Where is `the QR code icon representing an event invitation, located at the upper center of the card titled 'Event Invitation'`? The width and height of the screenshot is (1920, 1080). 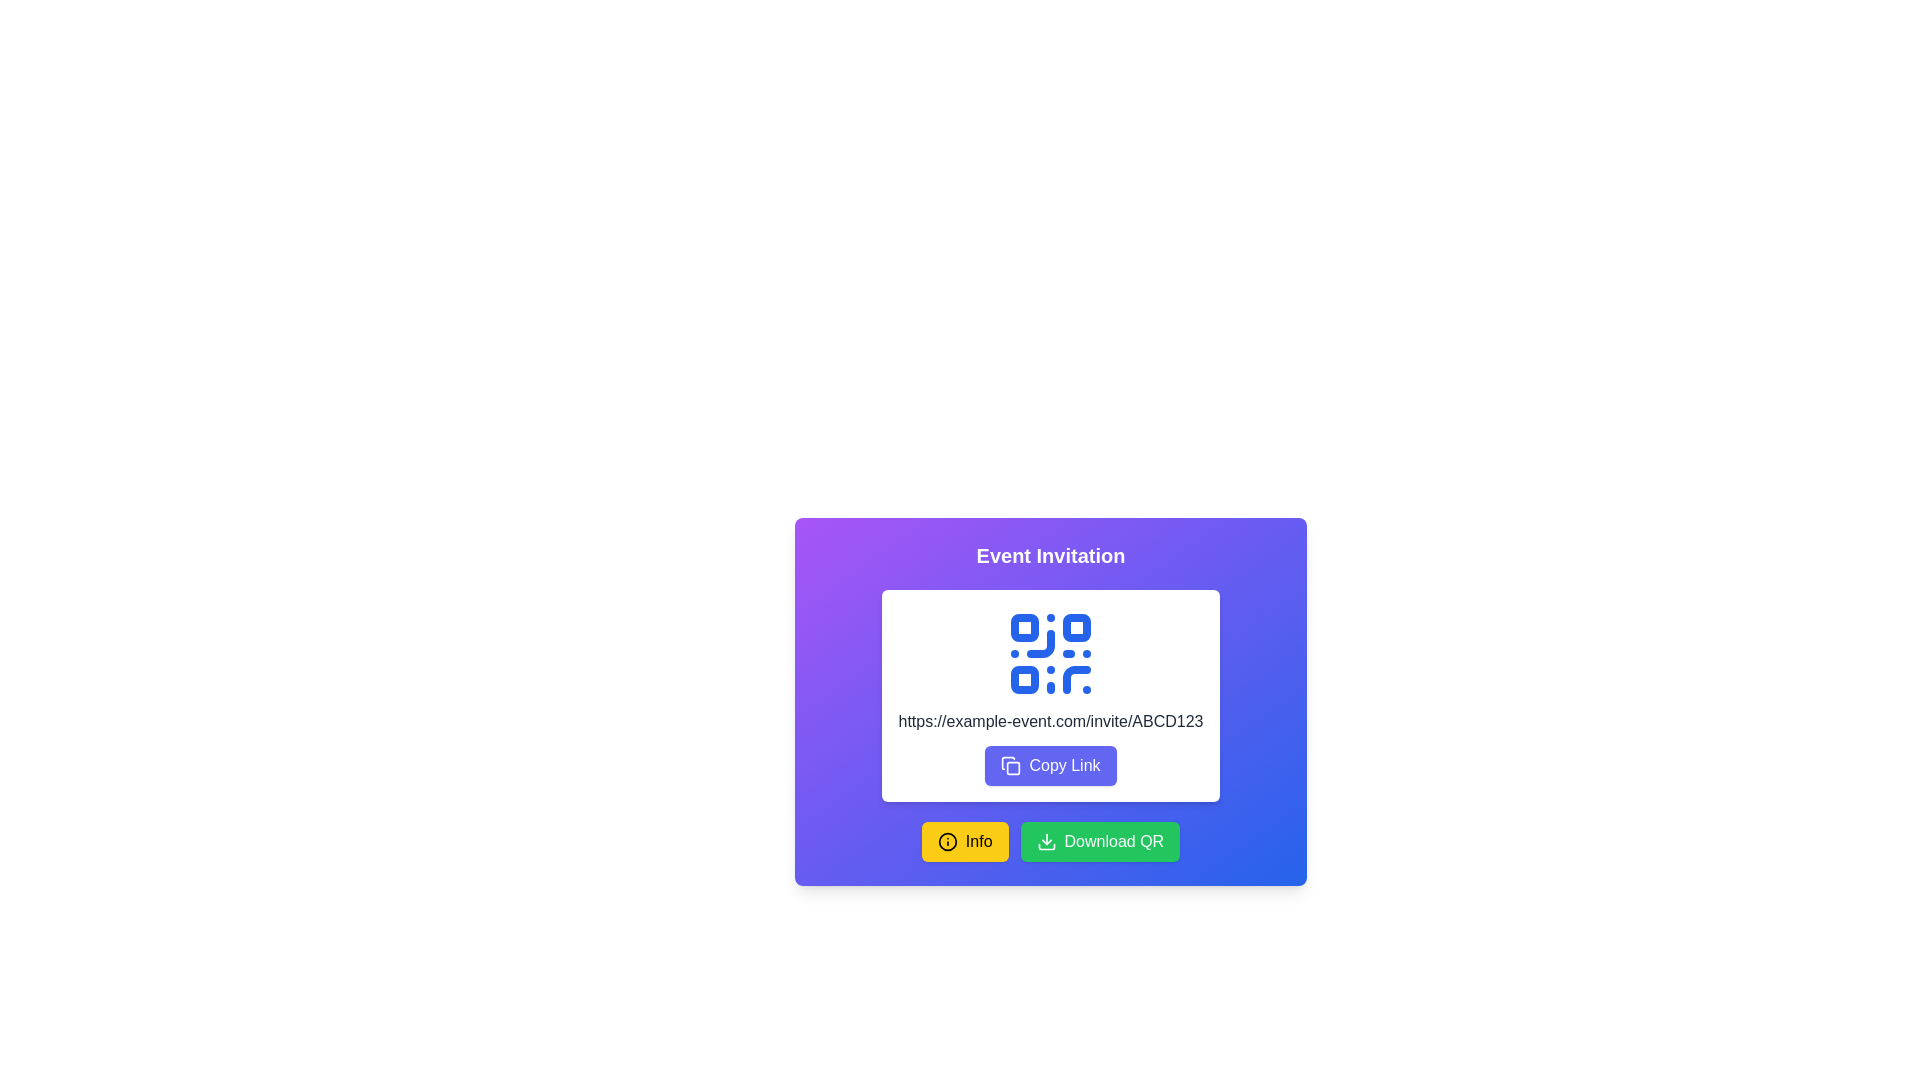
the QR code icon representing an event invitation, located at the upper center of the card titled 'Event Invitation' is located at coordinates (1050, 654).